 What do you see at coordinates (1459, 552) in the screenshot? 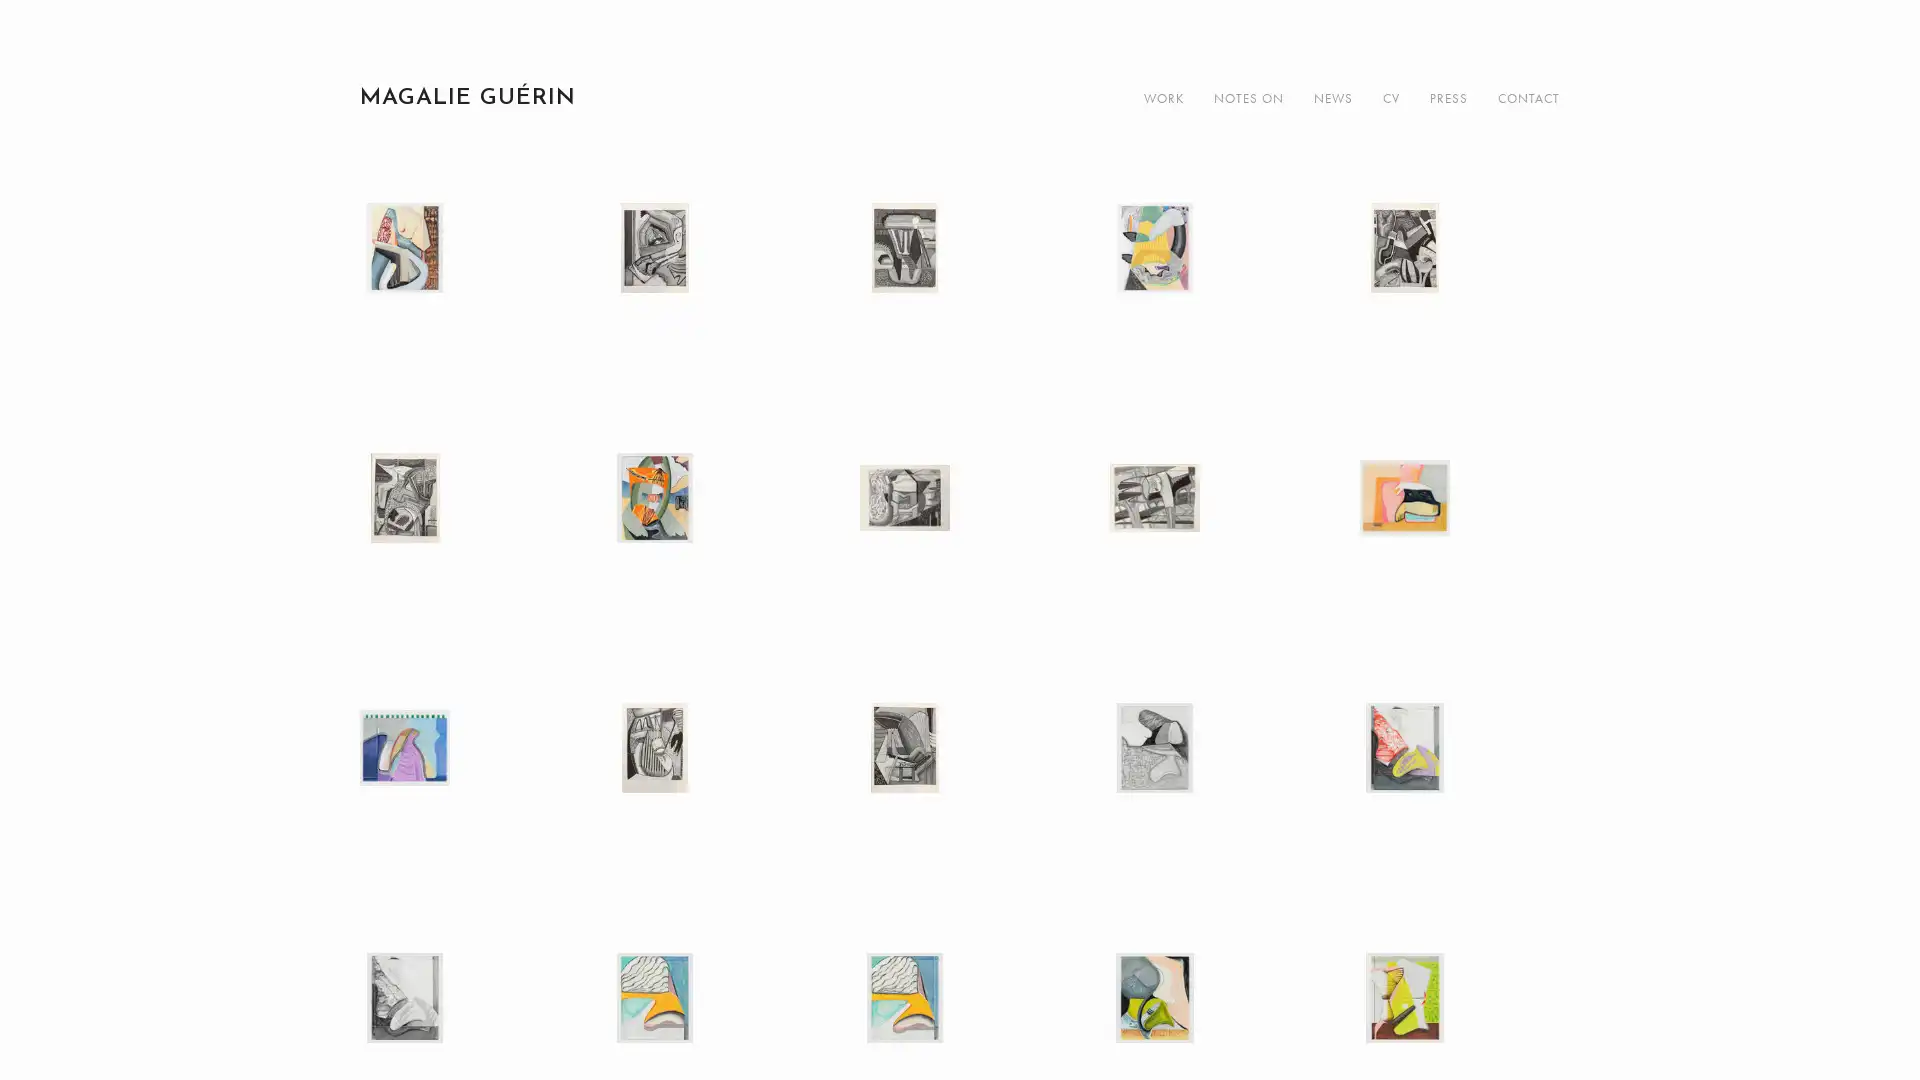
I see `View fullsize Copy Drawing (hat-Albuquerque), 2016` at bounding box center [1459, 552].